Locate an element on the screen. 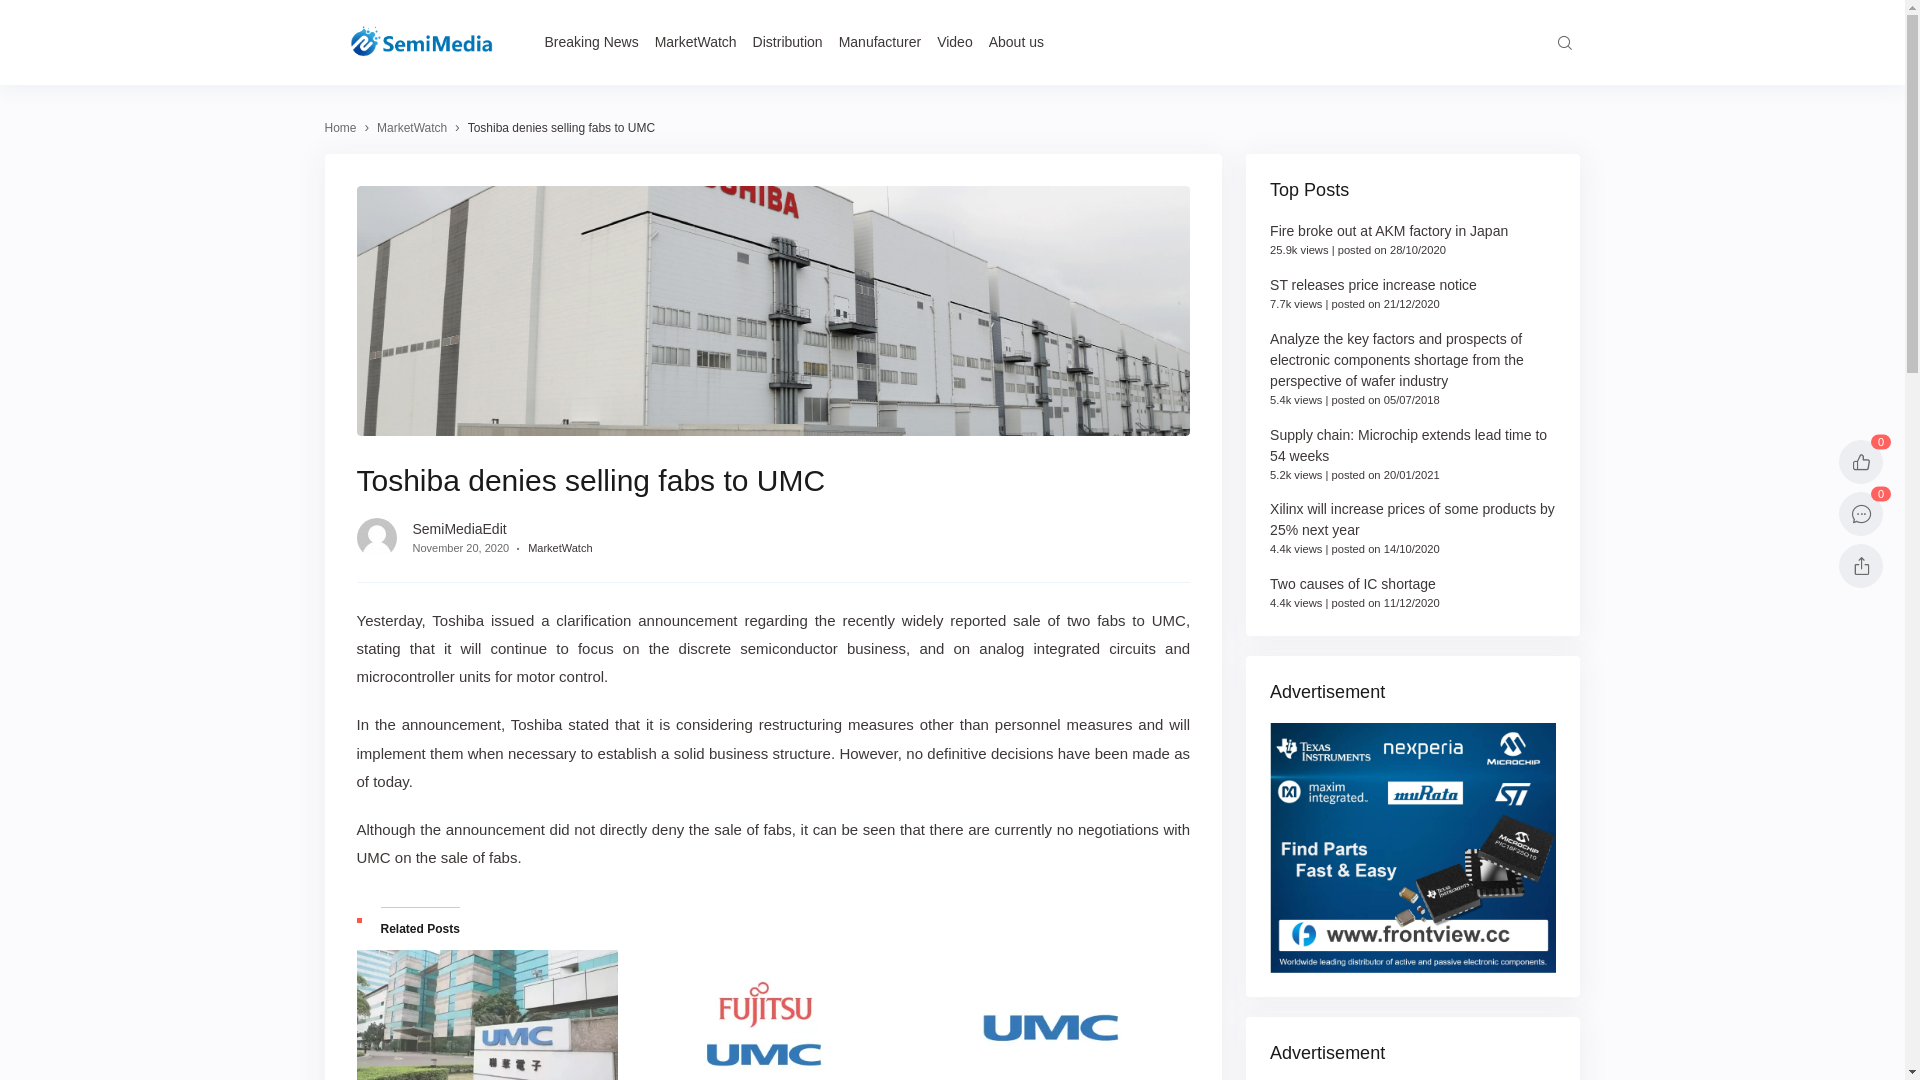  'Home' is located at coordinates (324, 127).